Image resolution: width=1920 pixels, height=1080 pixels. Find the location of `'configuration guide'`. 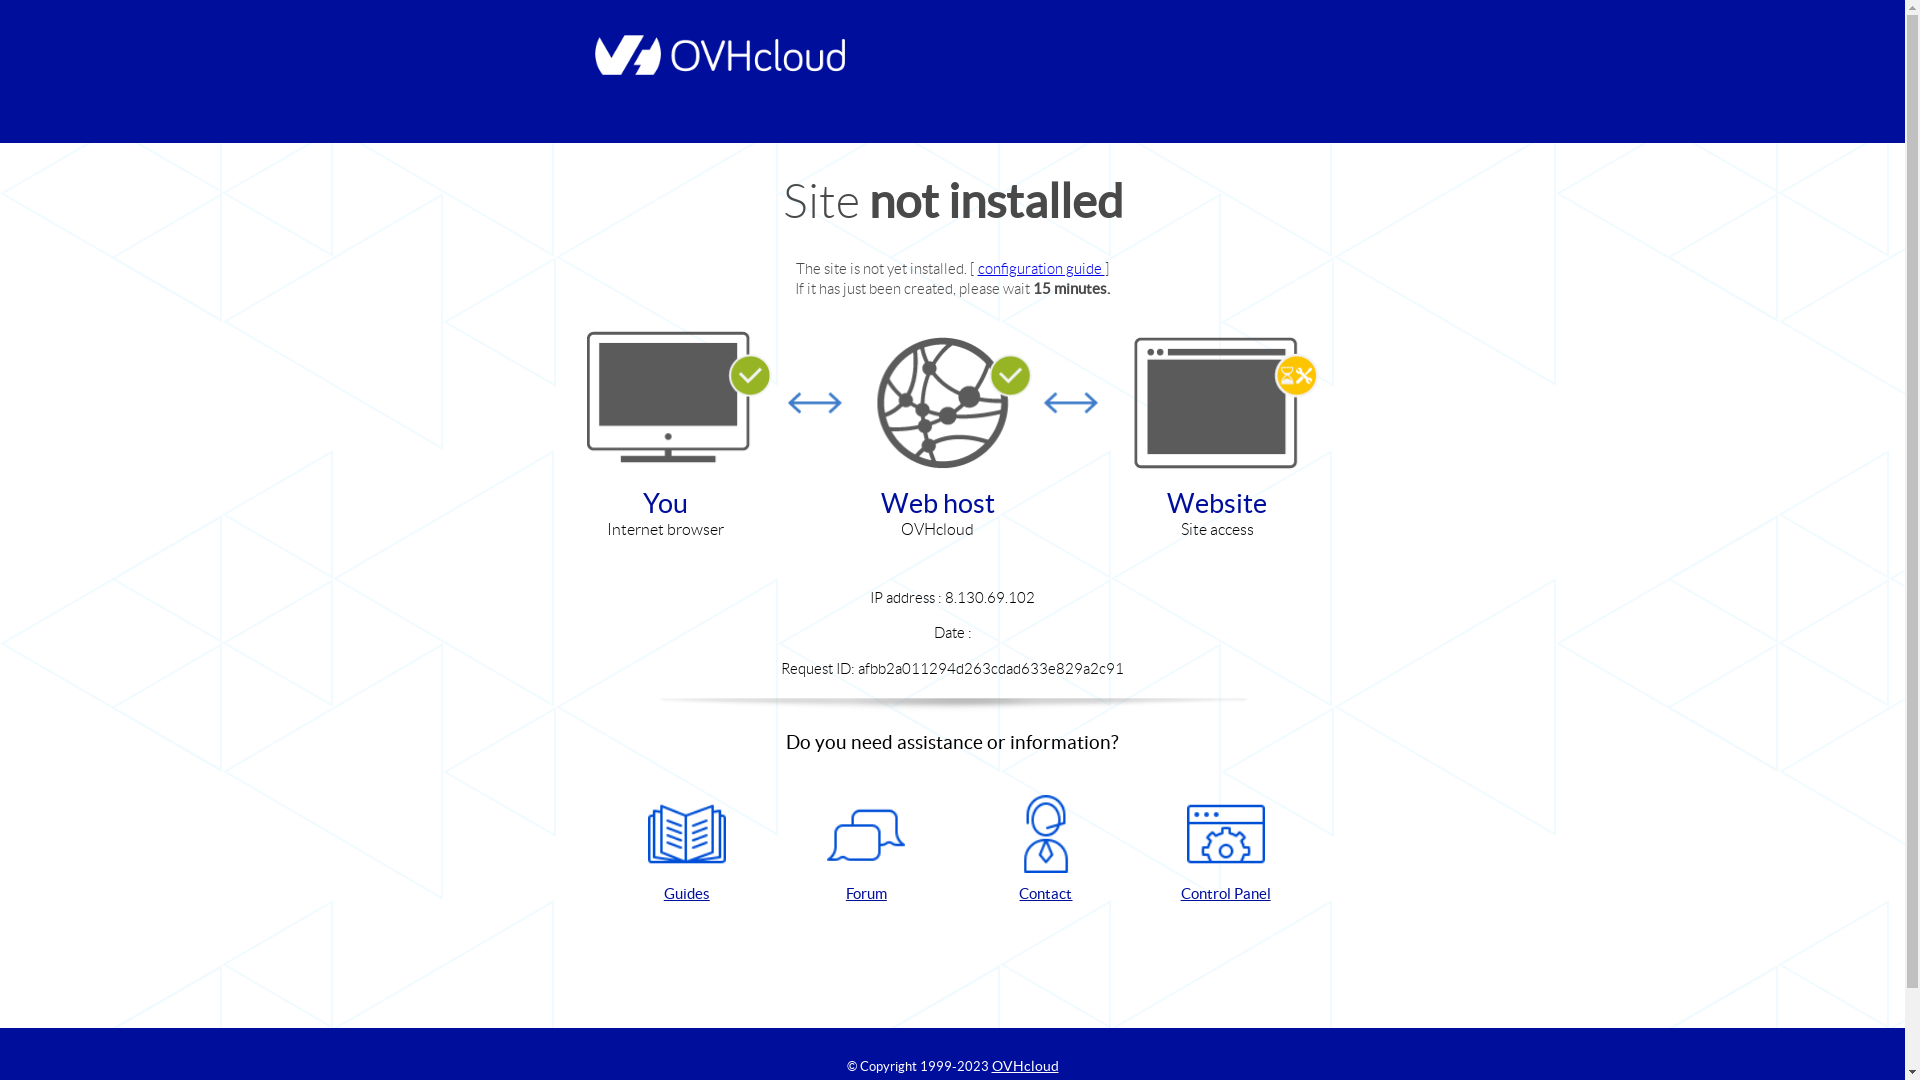

'configuration guide' is located at coordinates (1040, 267).